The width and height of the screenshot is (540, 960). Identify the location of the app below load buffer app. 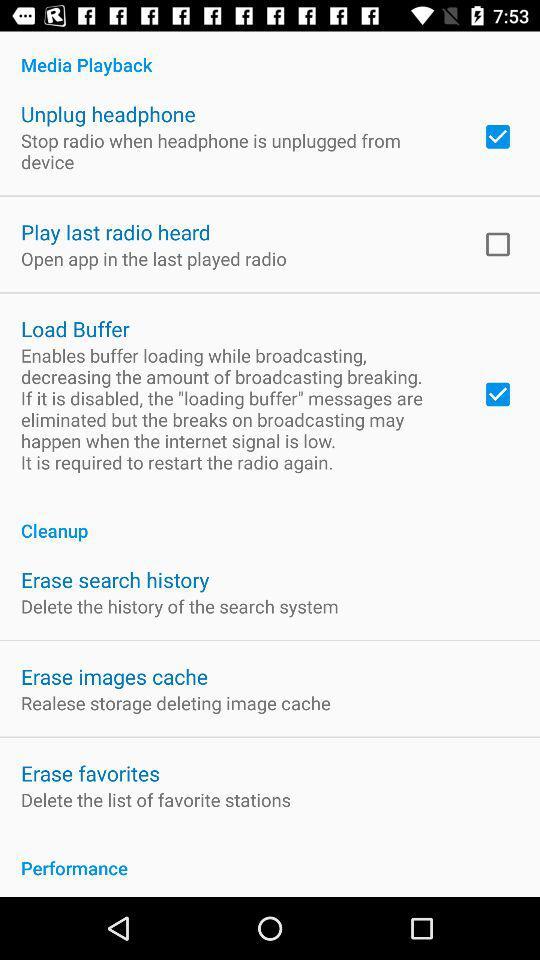
(238, 407).